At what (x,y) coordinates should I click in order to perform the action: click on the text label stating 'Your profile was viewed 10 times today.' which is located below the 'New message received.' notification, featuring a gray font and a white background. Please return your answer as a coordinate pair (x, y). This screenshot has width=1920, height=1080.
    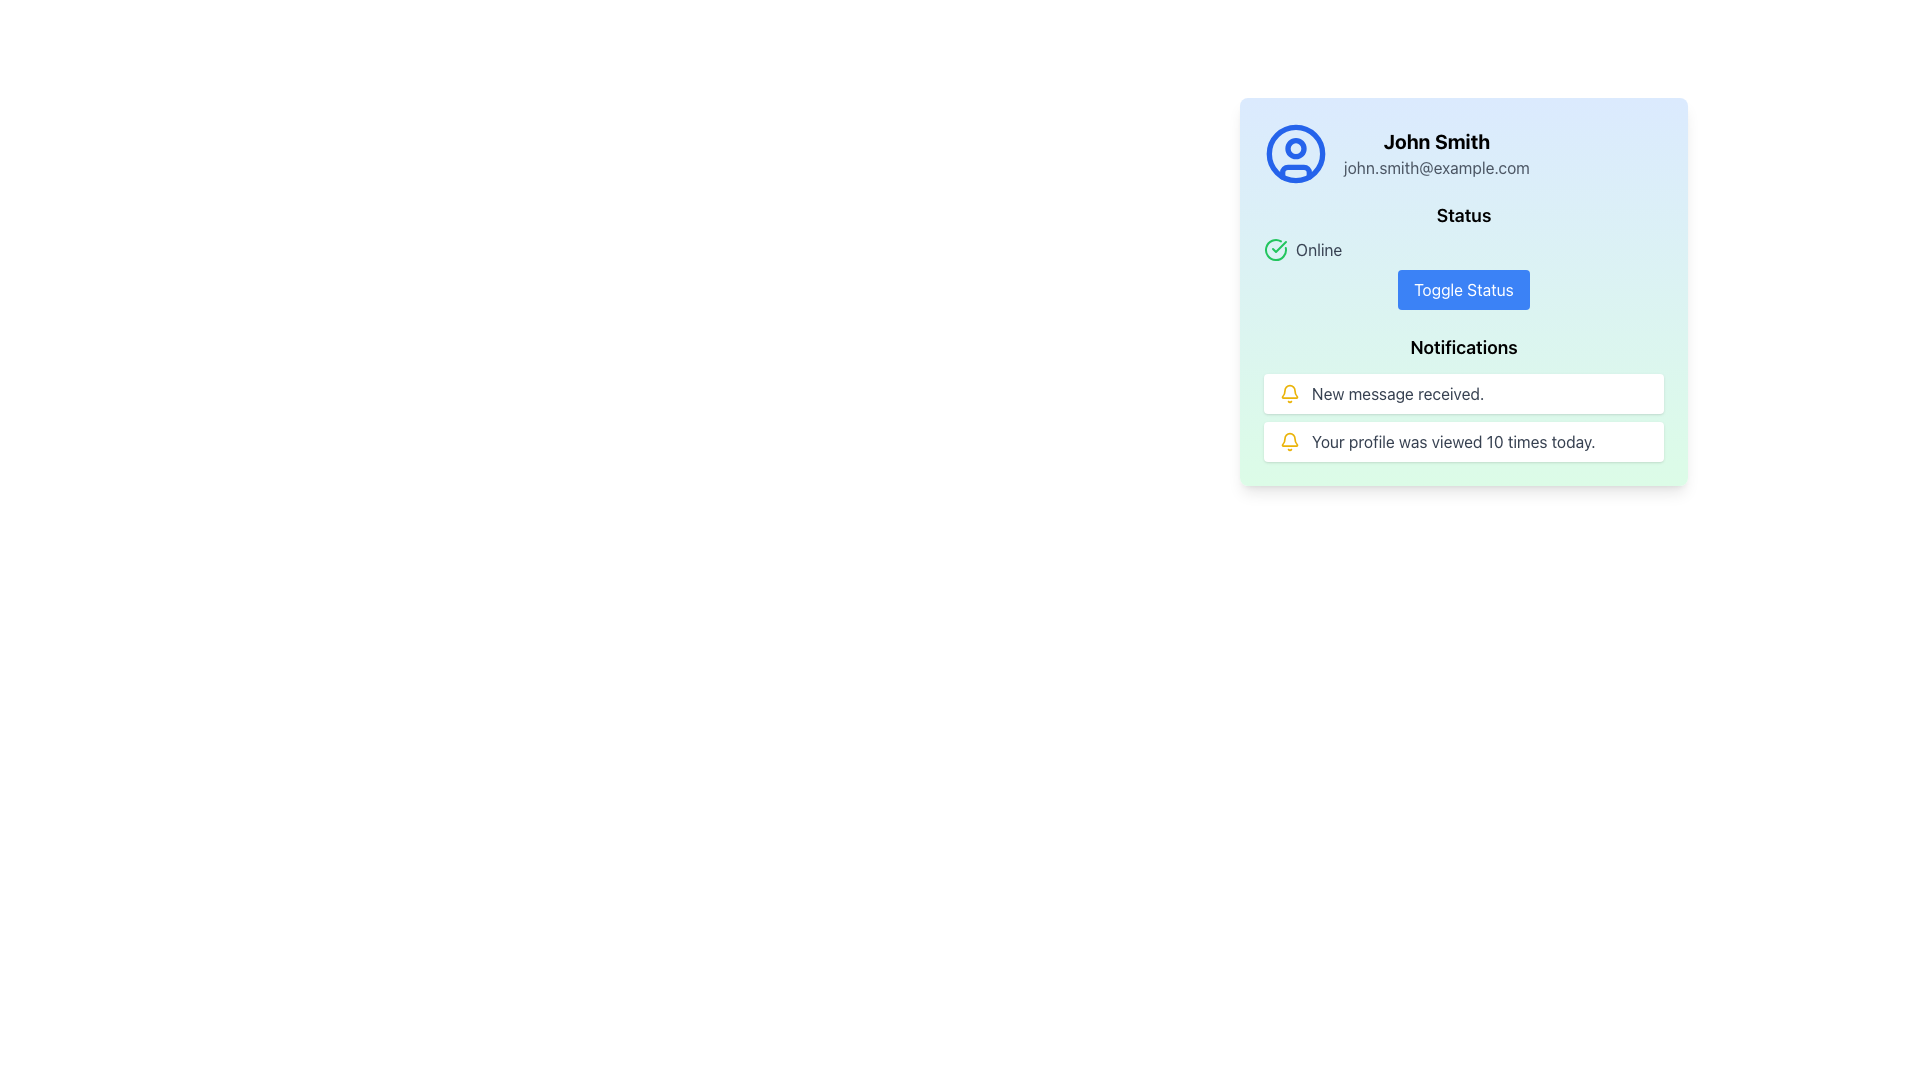
    Looking at the image, I should click on (1453, 441).